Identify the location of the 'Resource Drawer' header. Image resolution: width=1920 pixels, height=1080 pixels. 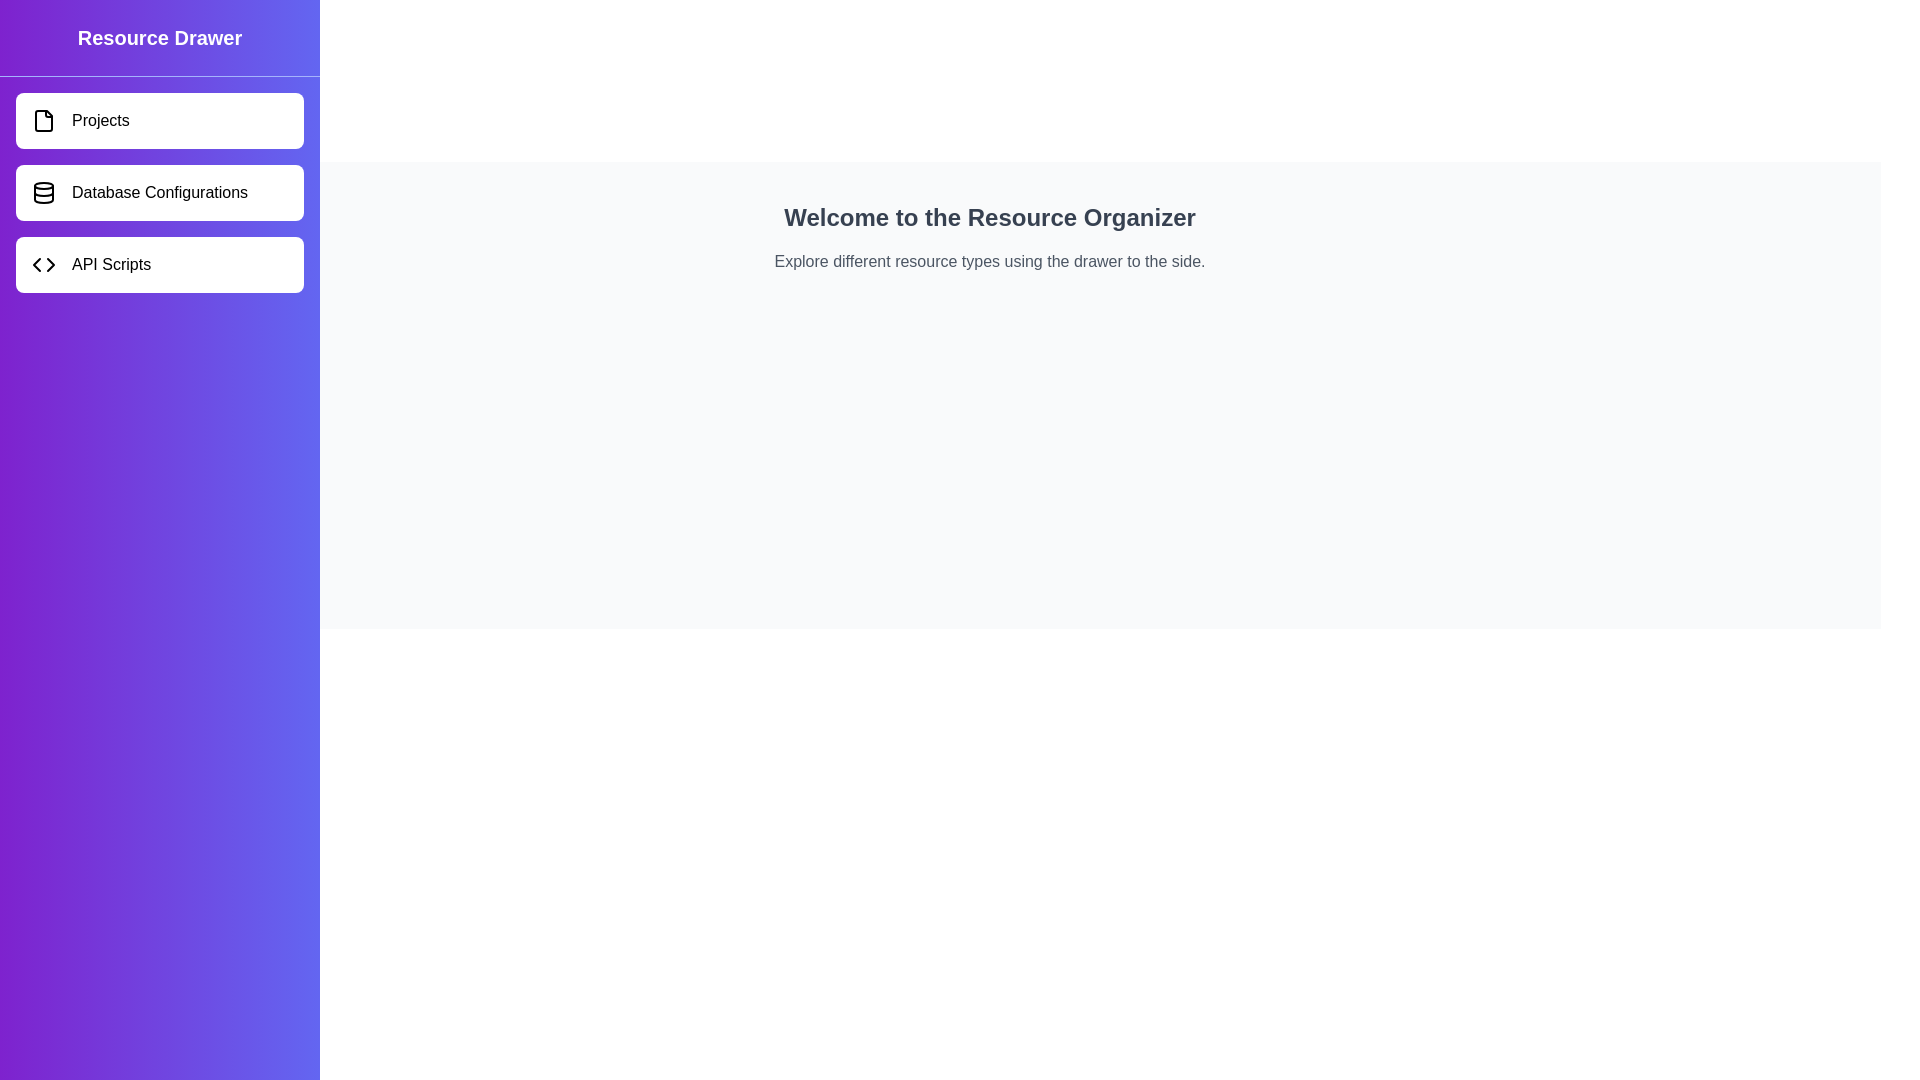
(158, 38).